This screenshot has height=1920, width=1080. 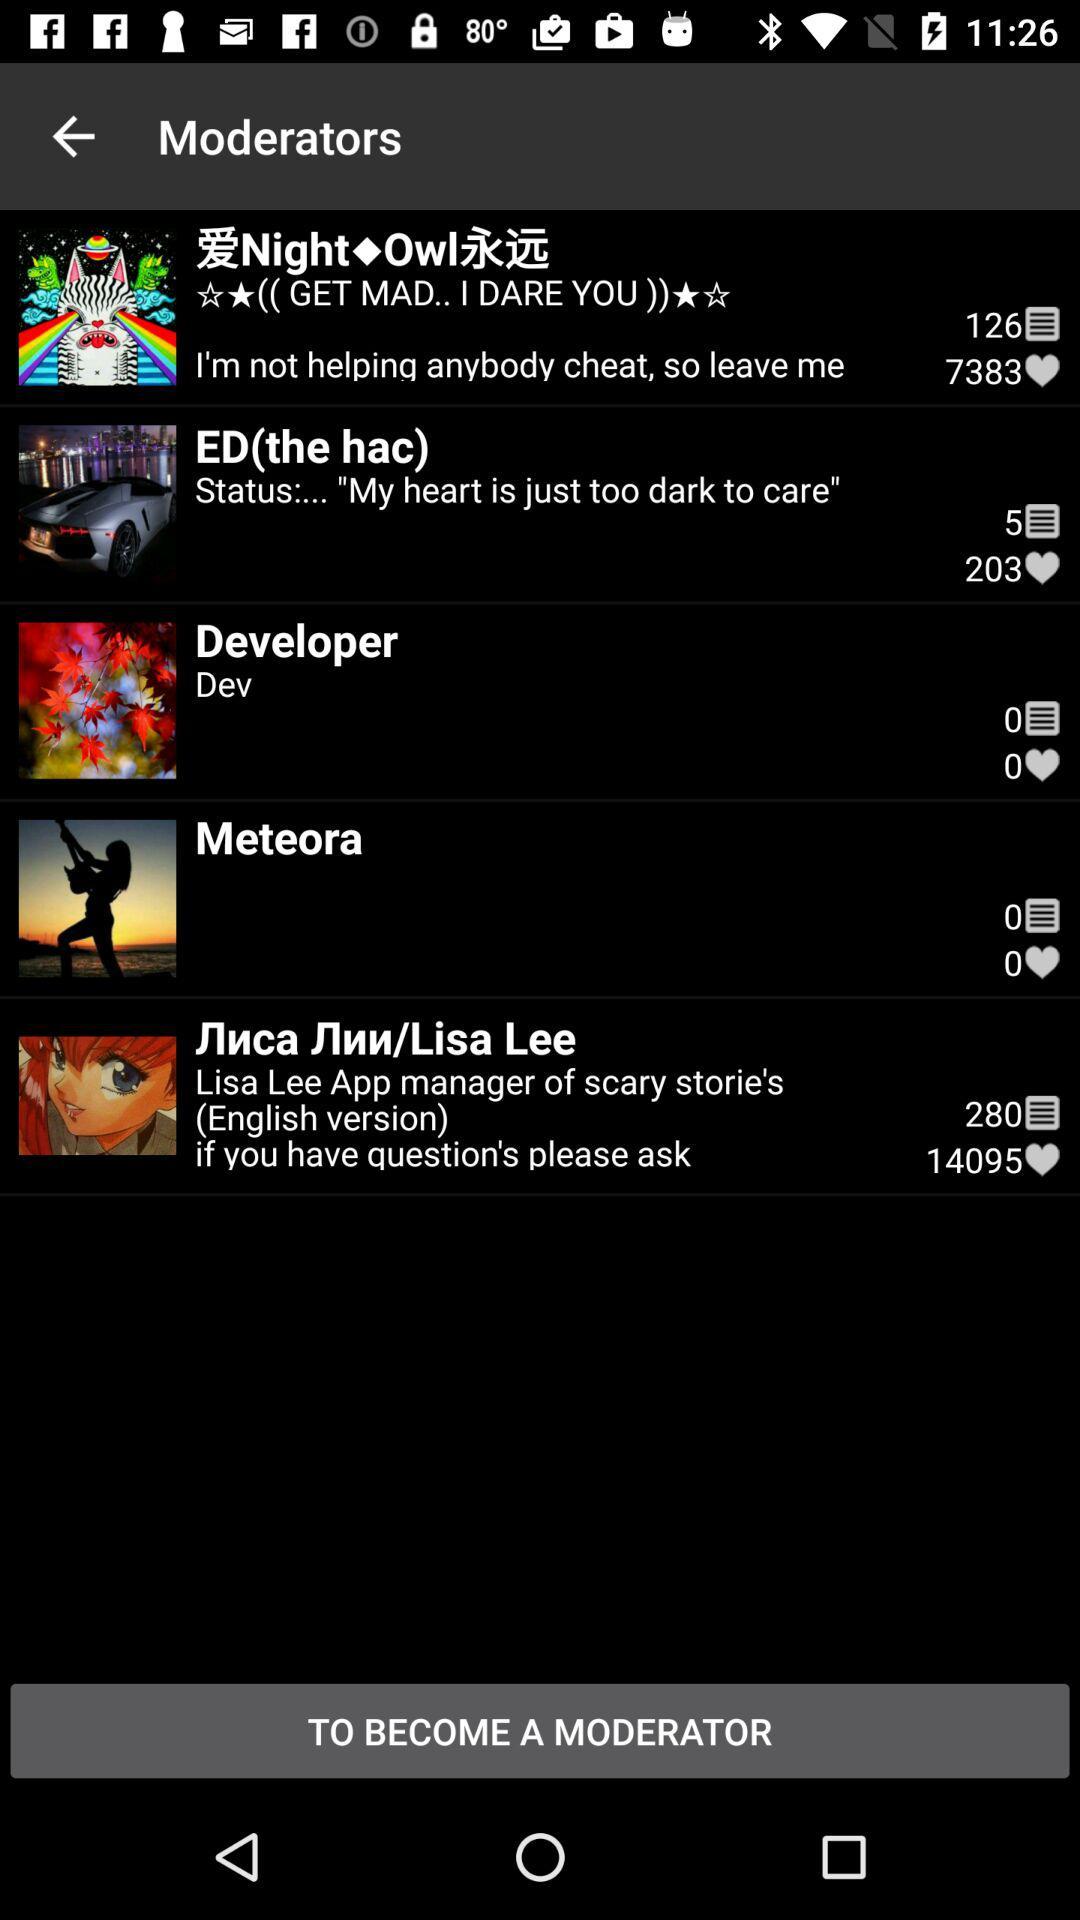 I want to click on icon below the moderators icon, so click(x=551, y=246).